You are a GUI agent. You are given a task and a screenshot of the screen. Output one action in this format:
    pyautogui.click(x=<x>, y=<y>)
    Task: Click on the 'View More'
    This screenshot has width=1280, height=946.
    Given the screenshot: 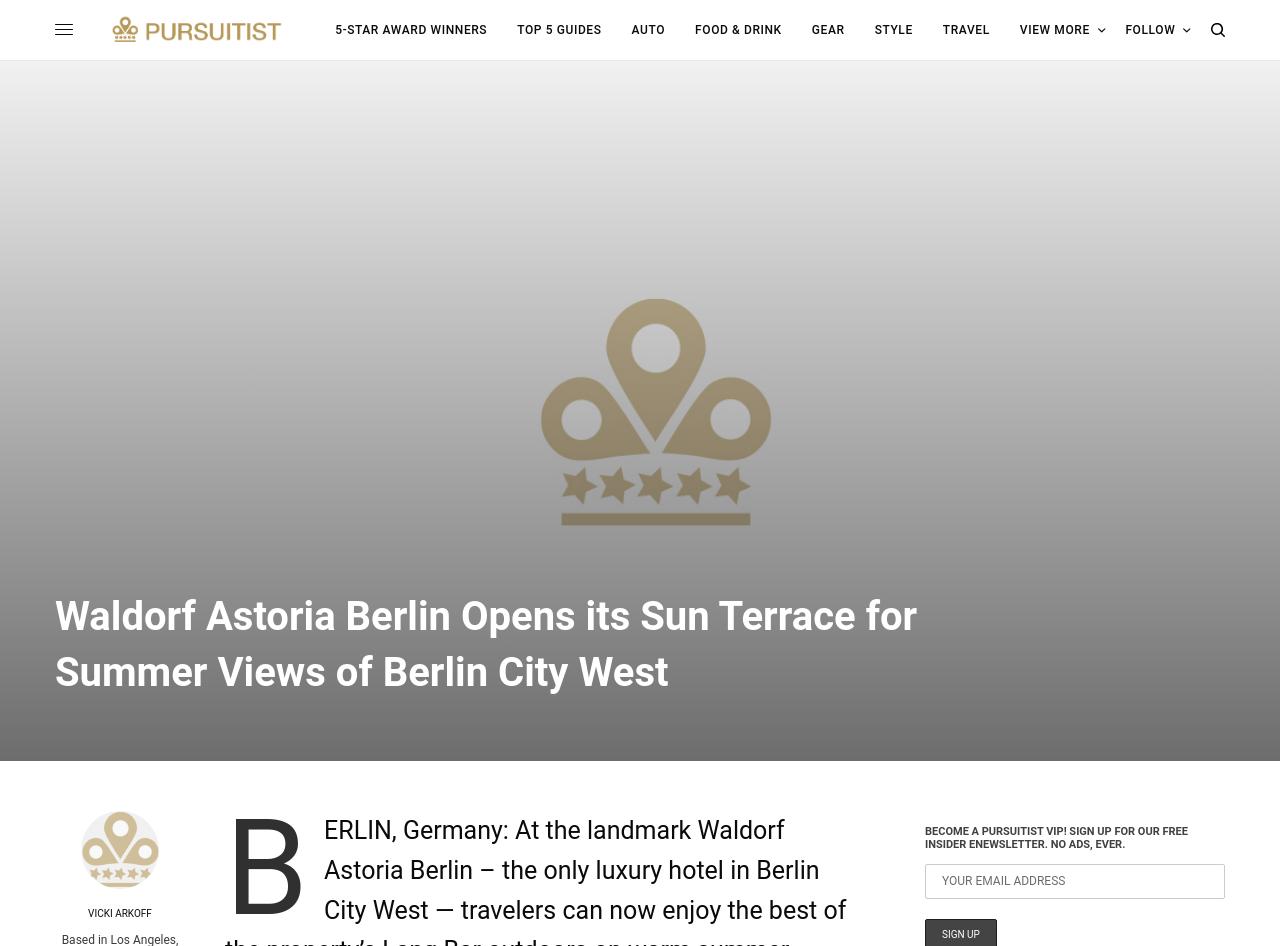 What is the action you would take?
    pyautogui.click(x=1052, y=29)
    